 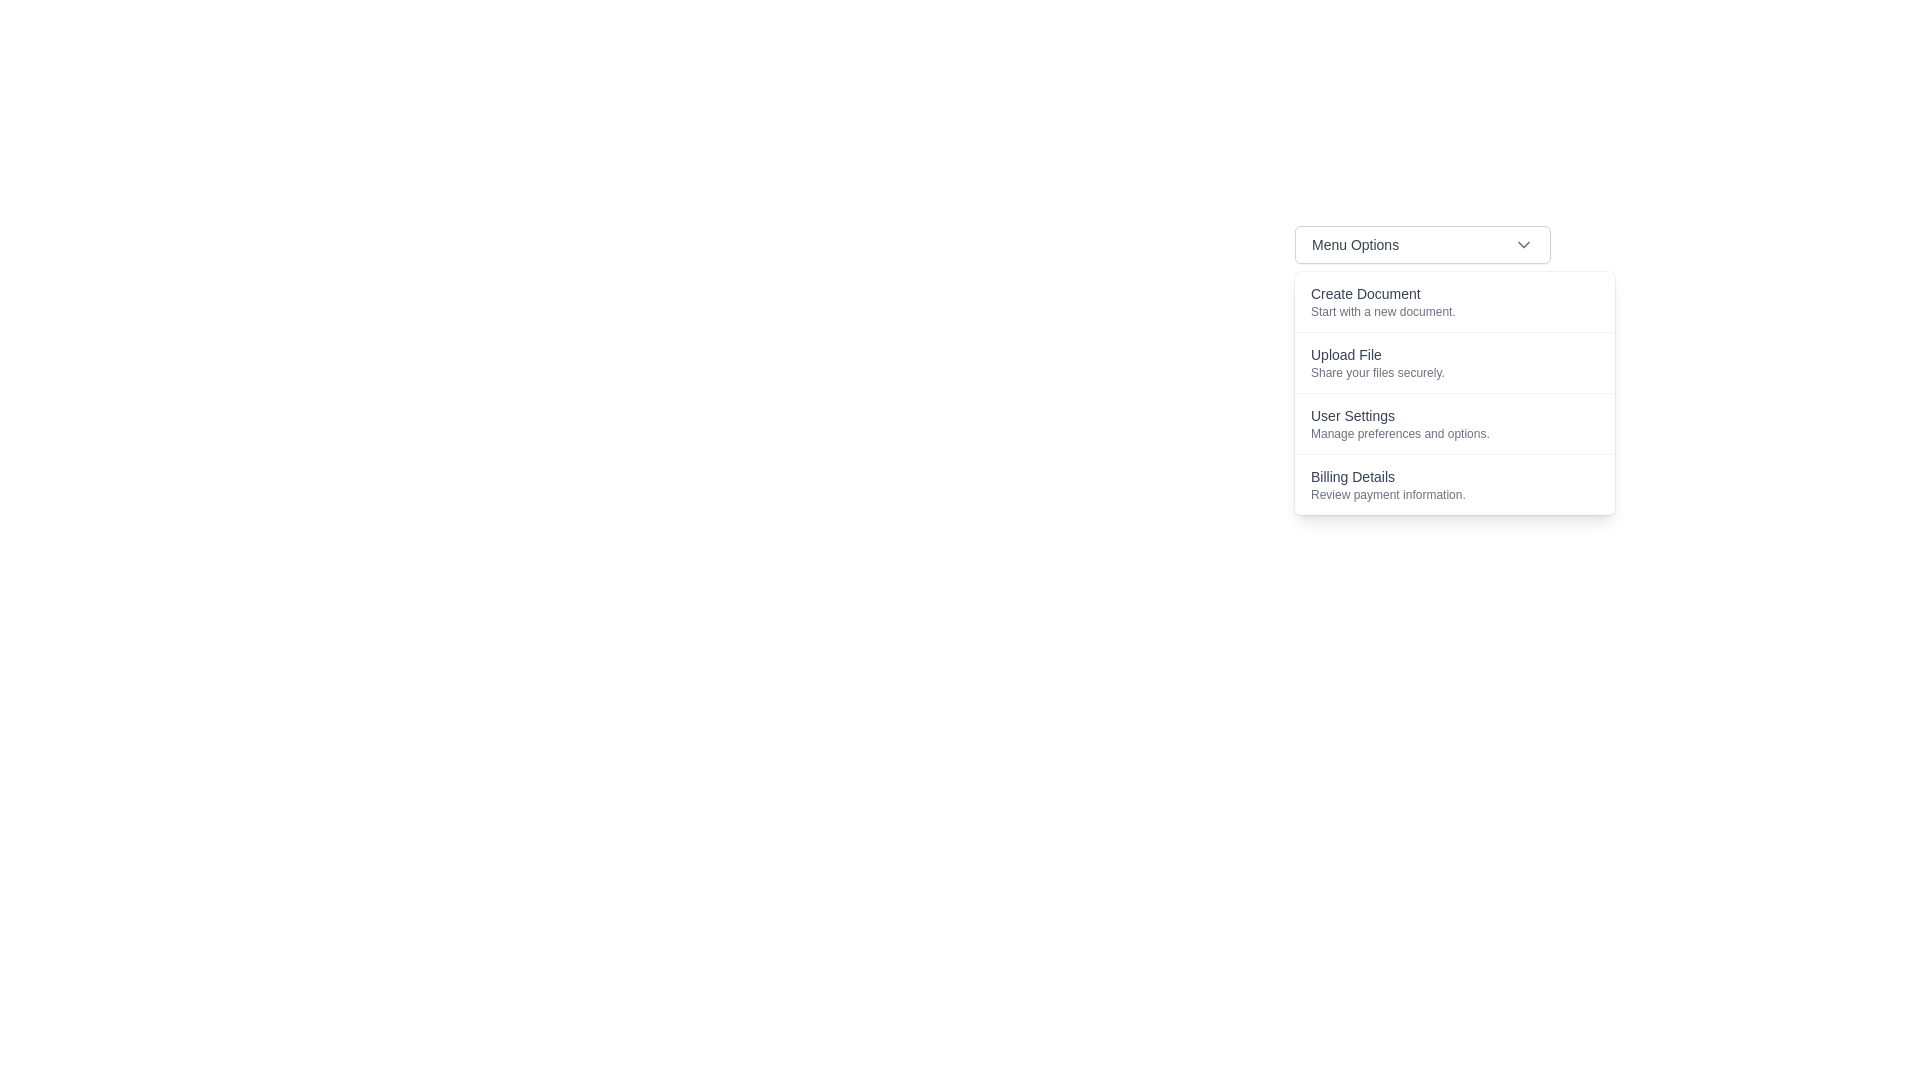 What do you see at coordinates (1454, 494) in the screenshot?
I see `the static text element that displays 'Review payment information.' located beneath 'Billing Details' in the dropdown menu` at bounding box center [1454, 494].